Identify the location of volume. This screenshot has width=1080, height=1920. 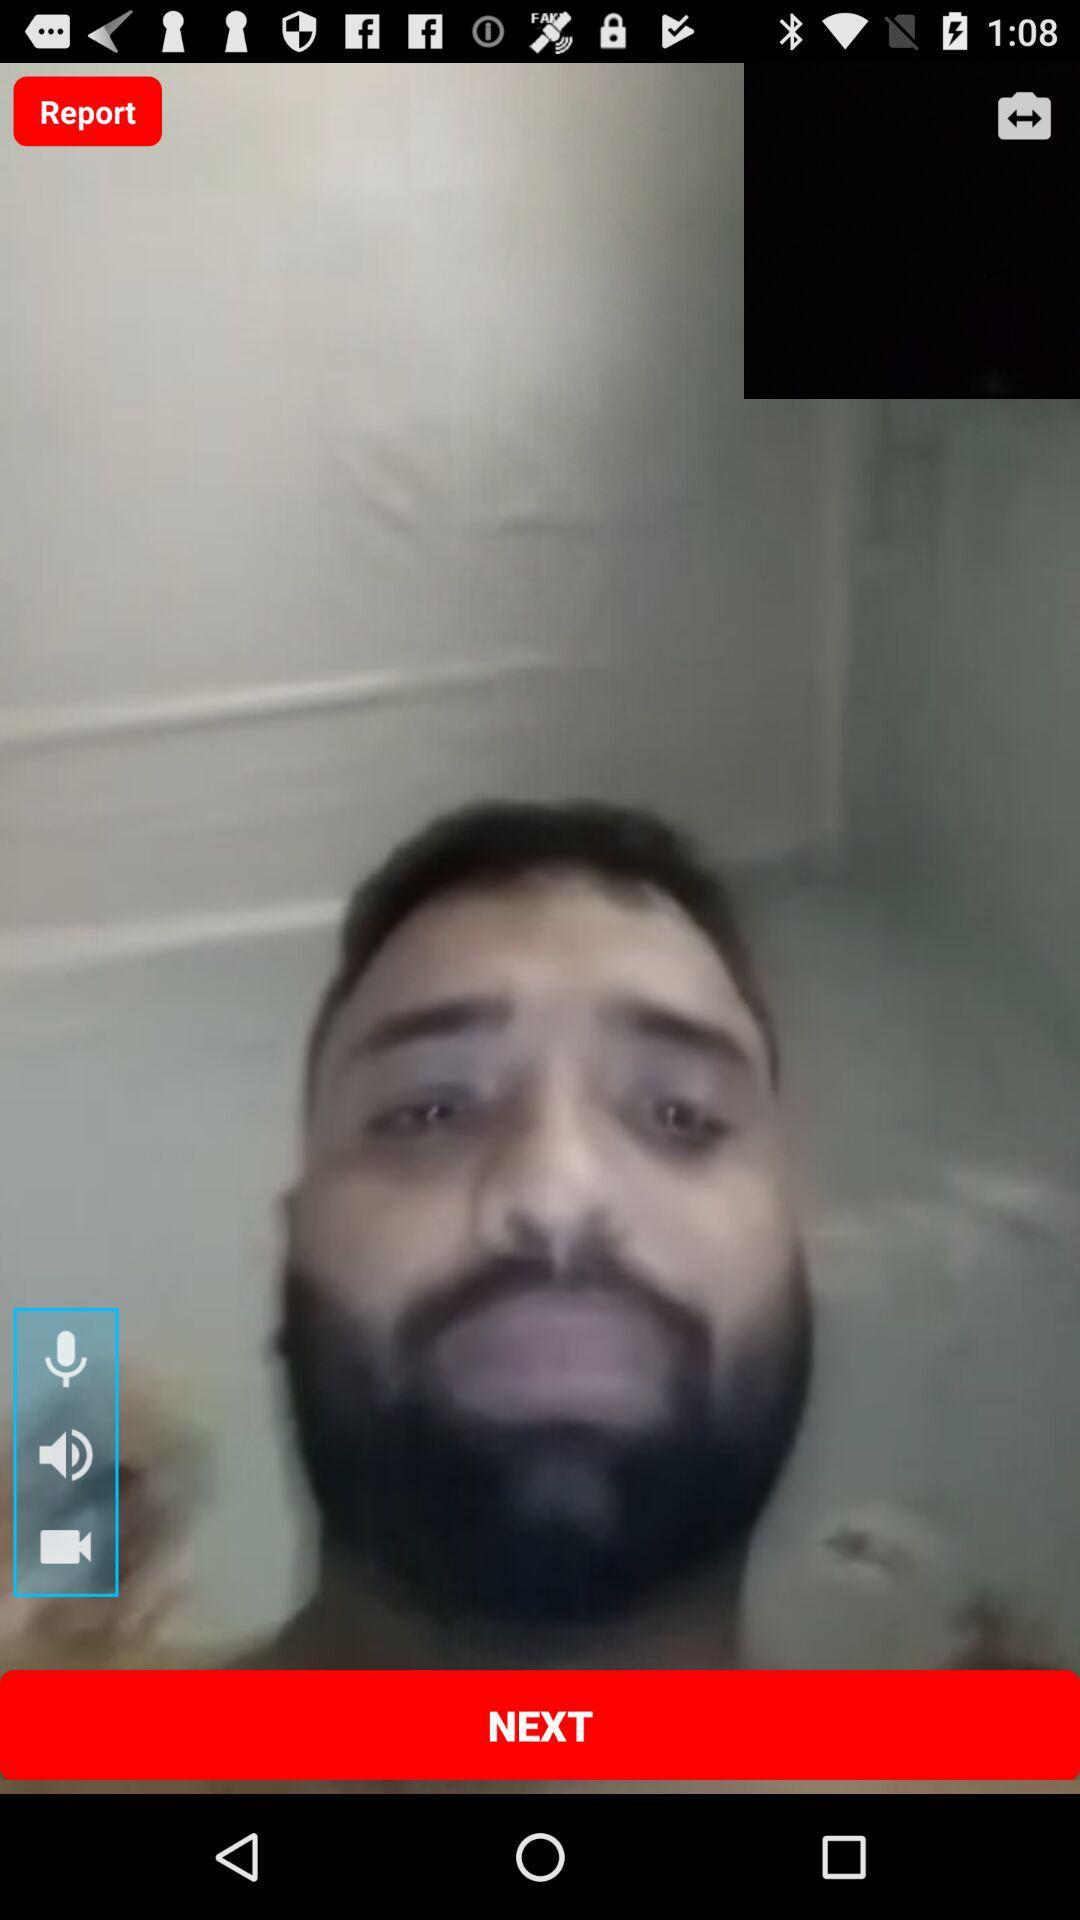
(64, 1454).